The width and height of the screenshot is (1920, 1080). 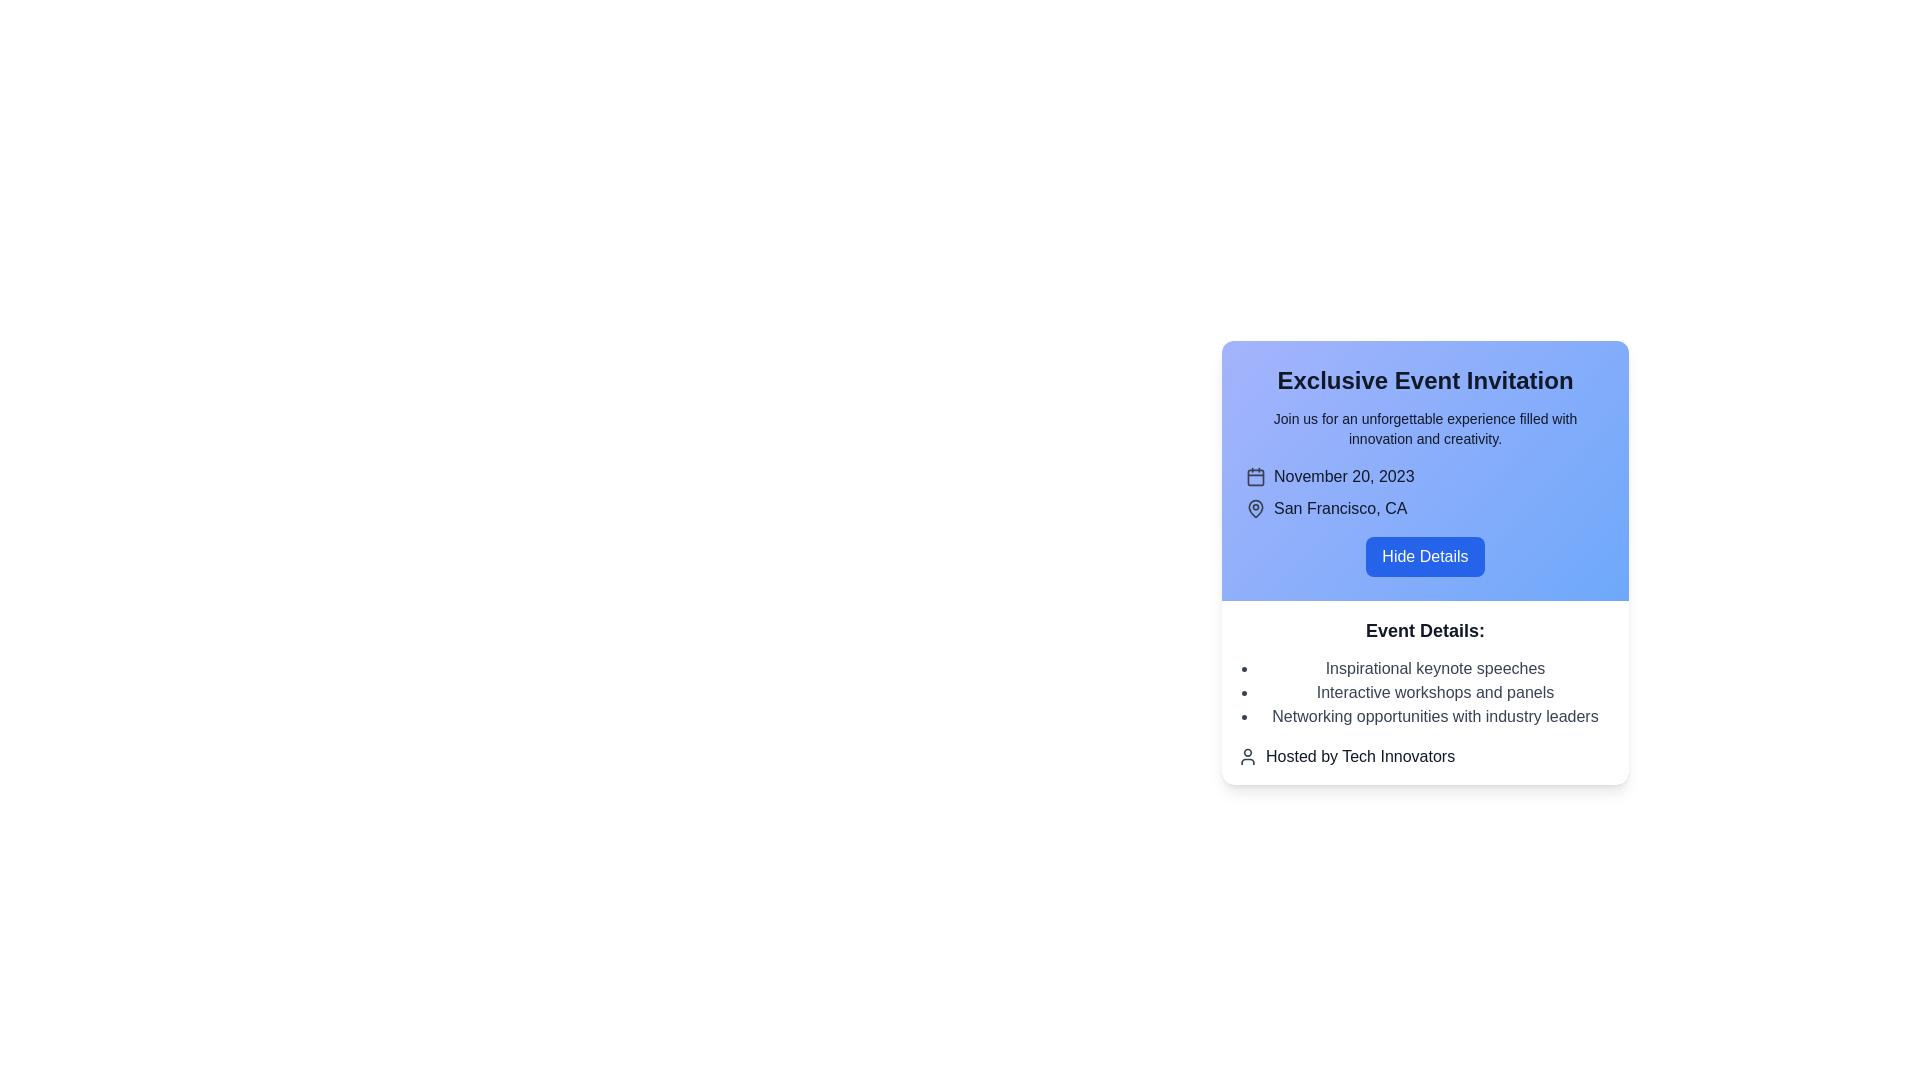 What do you see at coordinates (1424, 556) in the screenshot?
I see `the button located in the card below the 'San Francisco, CA' text` at bounding box center [1424, 556].